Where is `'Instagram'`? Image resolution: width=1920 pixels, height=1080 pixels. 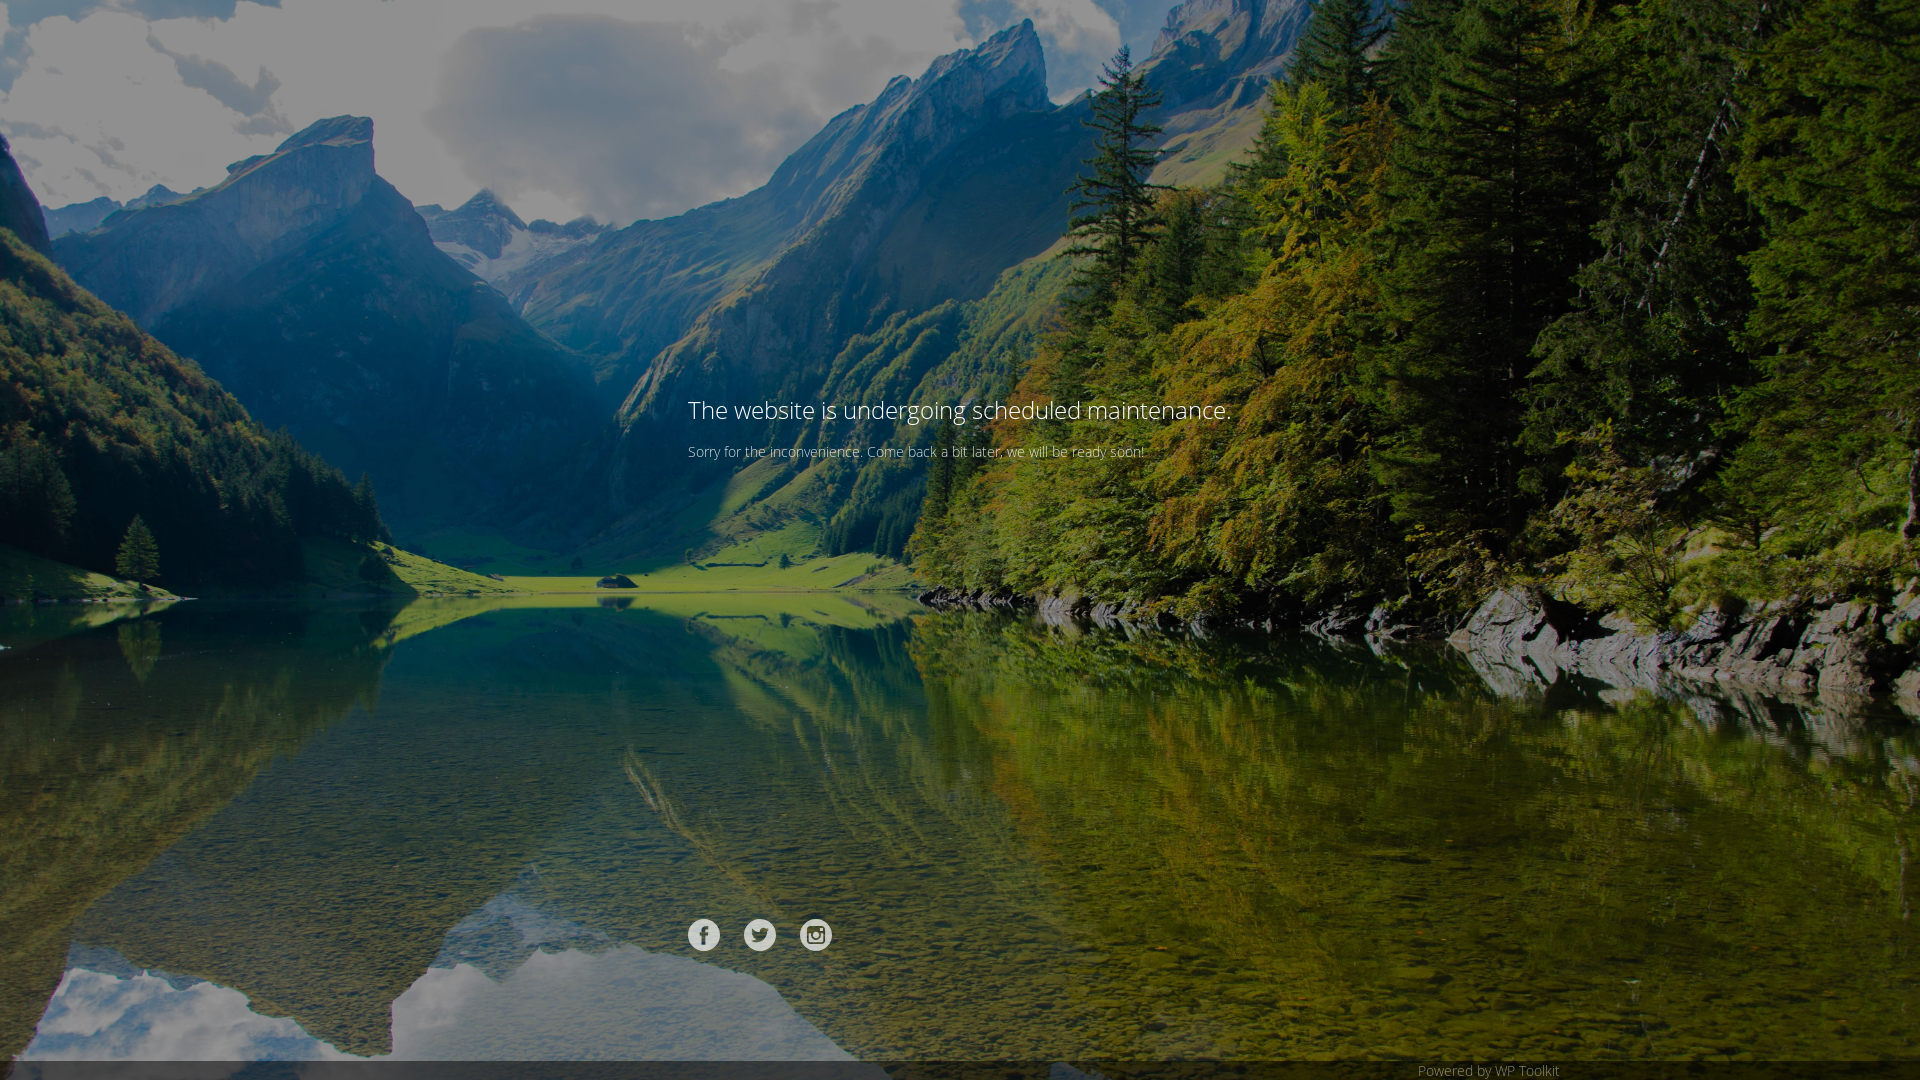 'Instagram' is located at coordinates (816, 934).